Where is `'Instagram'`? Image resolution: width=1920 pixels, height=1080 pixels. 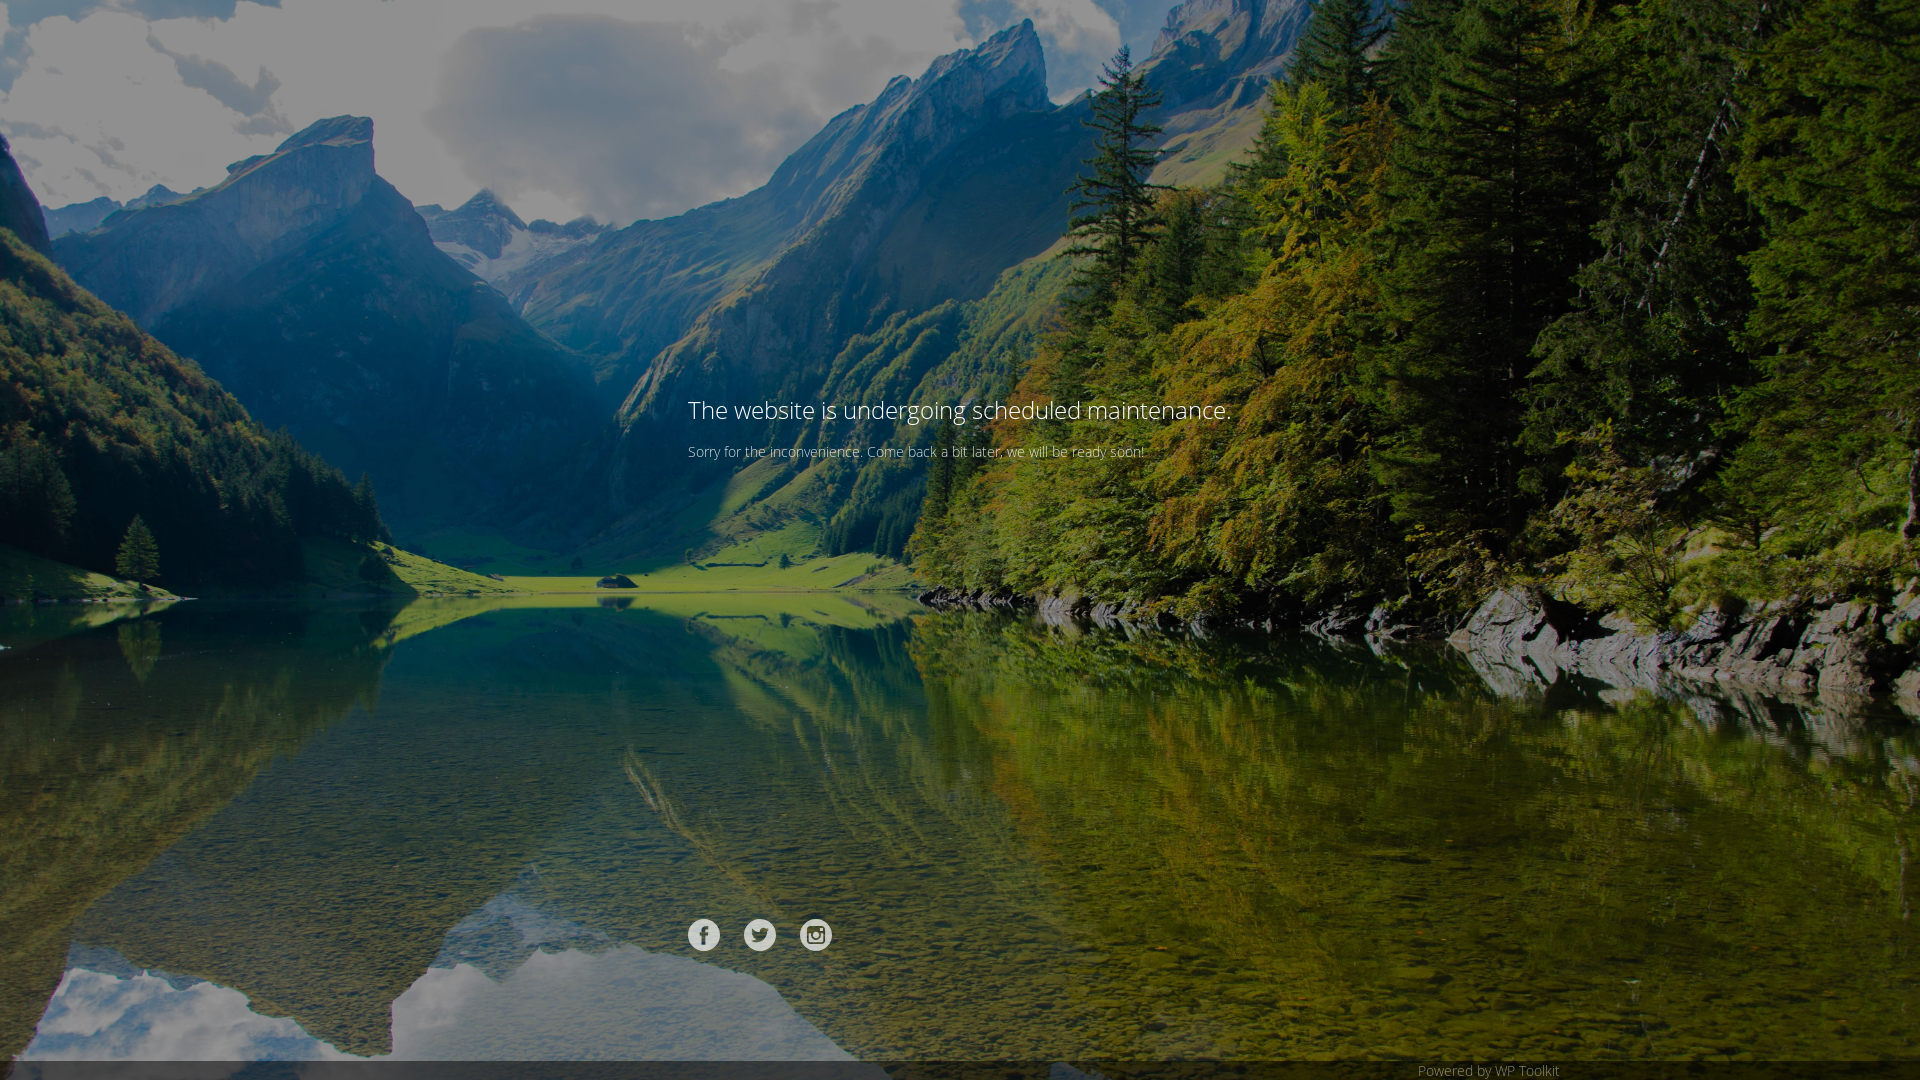 'Instagram' is located at coordinates (816, 934).